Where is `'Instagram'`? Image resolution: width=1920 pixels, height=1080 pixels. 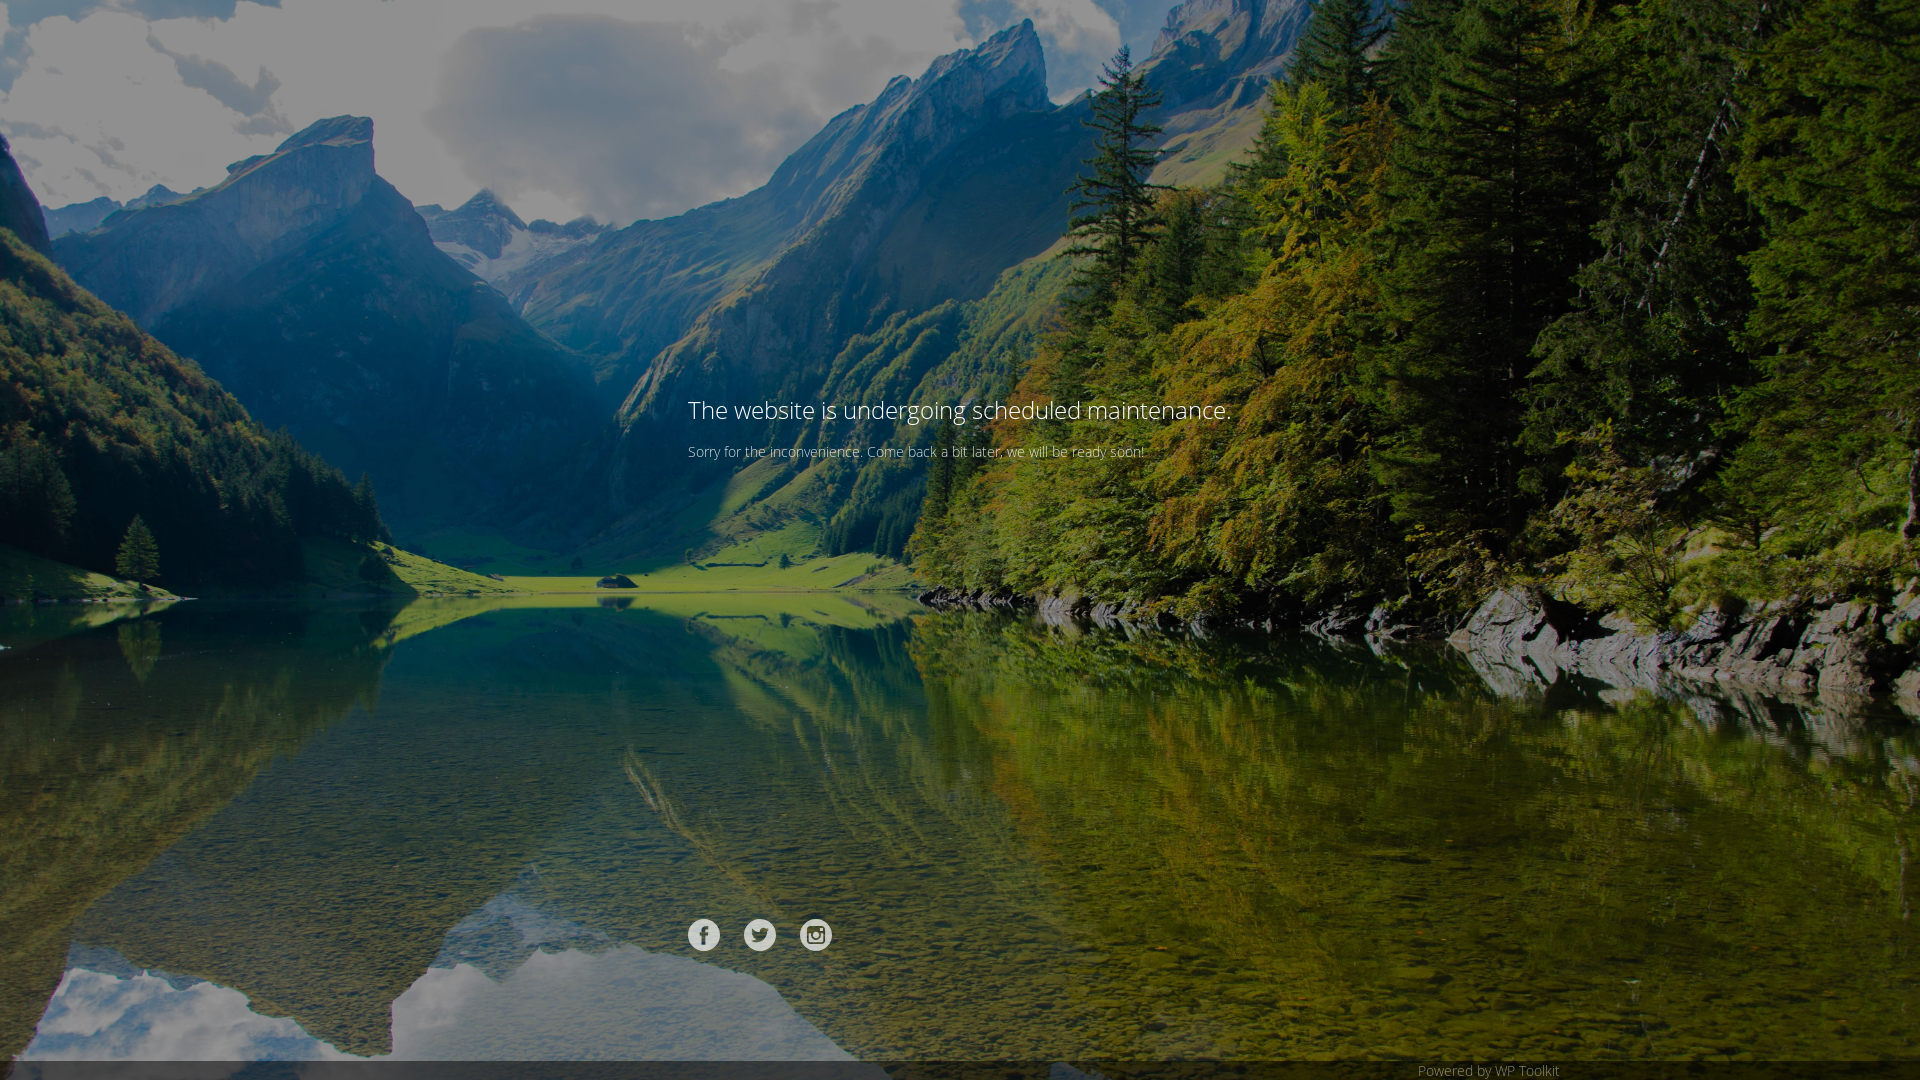 'Instagram' is located at coordinates (816, 934).